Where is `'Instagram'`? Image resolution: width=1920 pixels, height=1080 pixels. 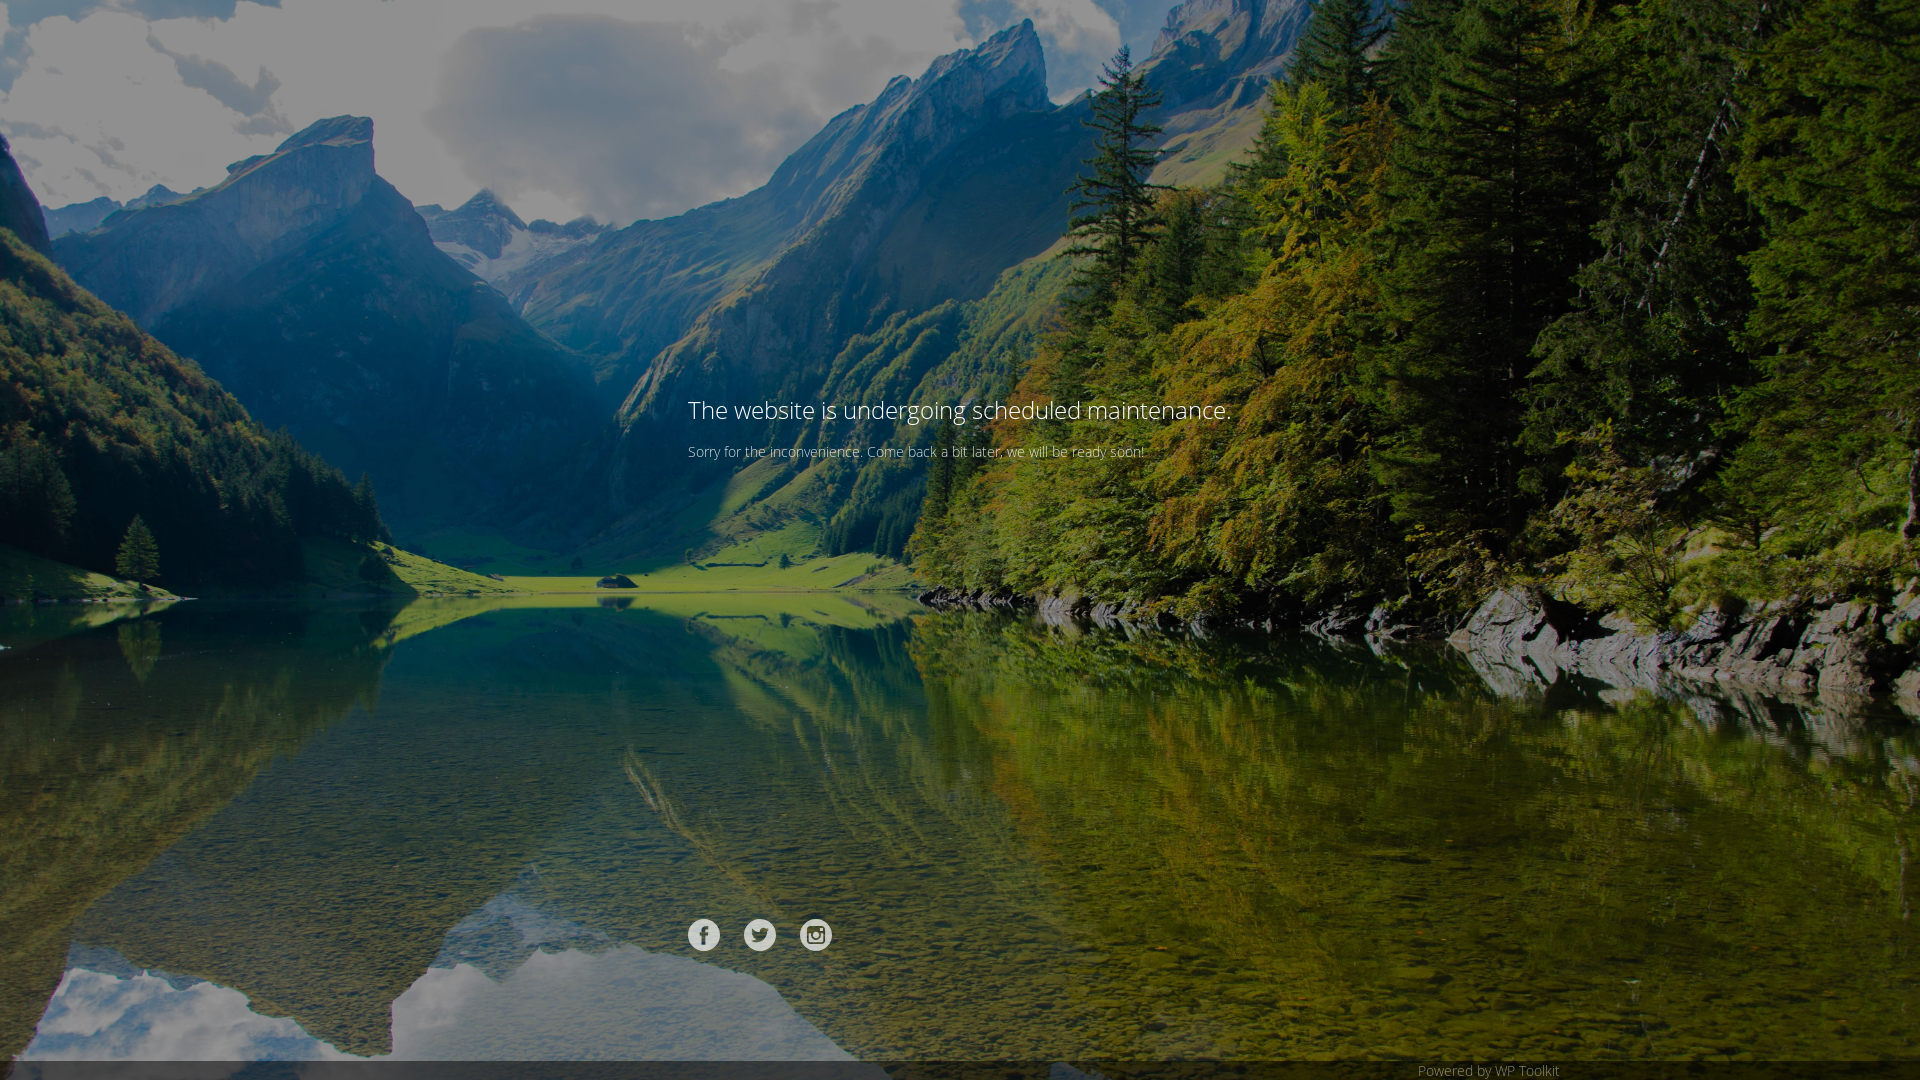 'Instagram' is located at coordinates (816, 934).